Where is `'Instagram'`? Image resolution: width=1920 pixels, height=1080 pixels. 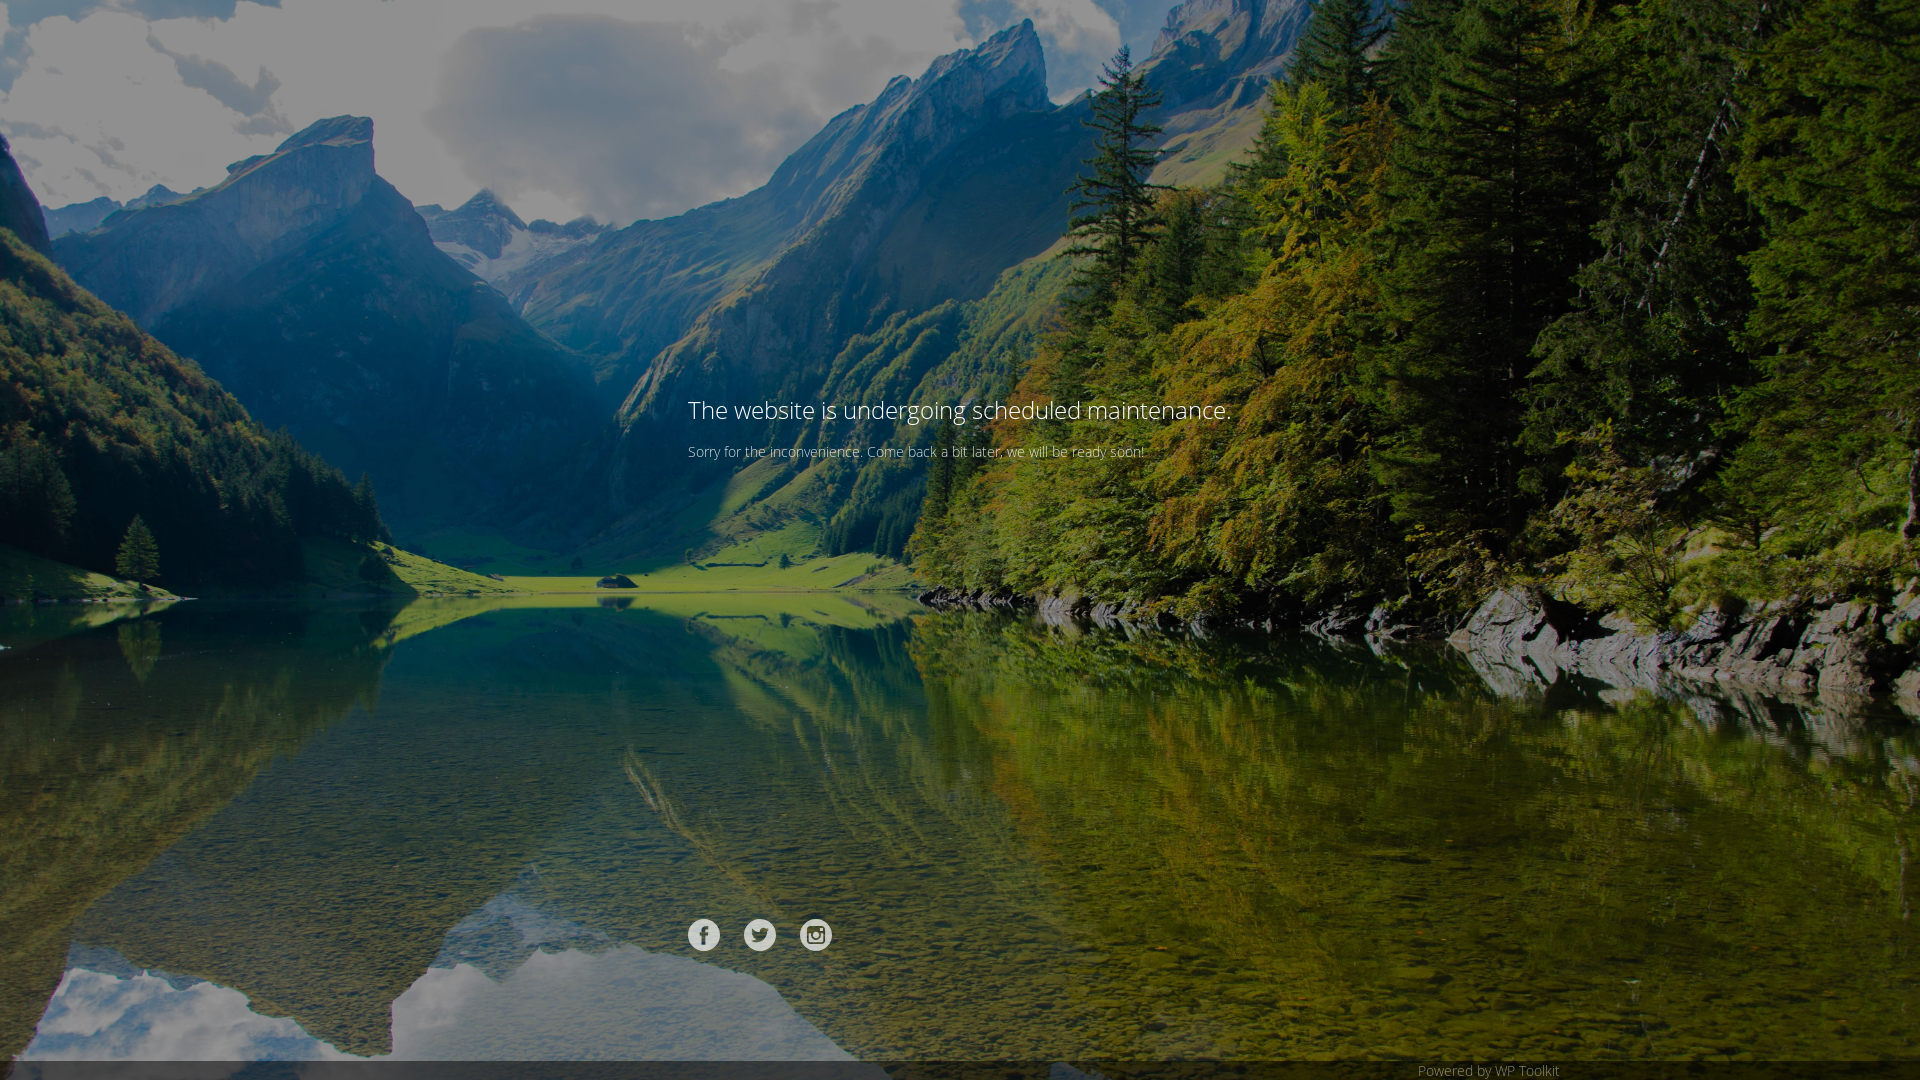 'Instagram' is located at coordinates (816, 934).